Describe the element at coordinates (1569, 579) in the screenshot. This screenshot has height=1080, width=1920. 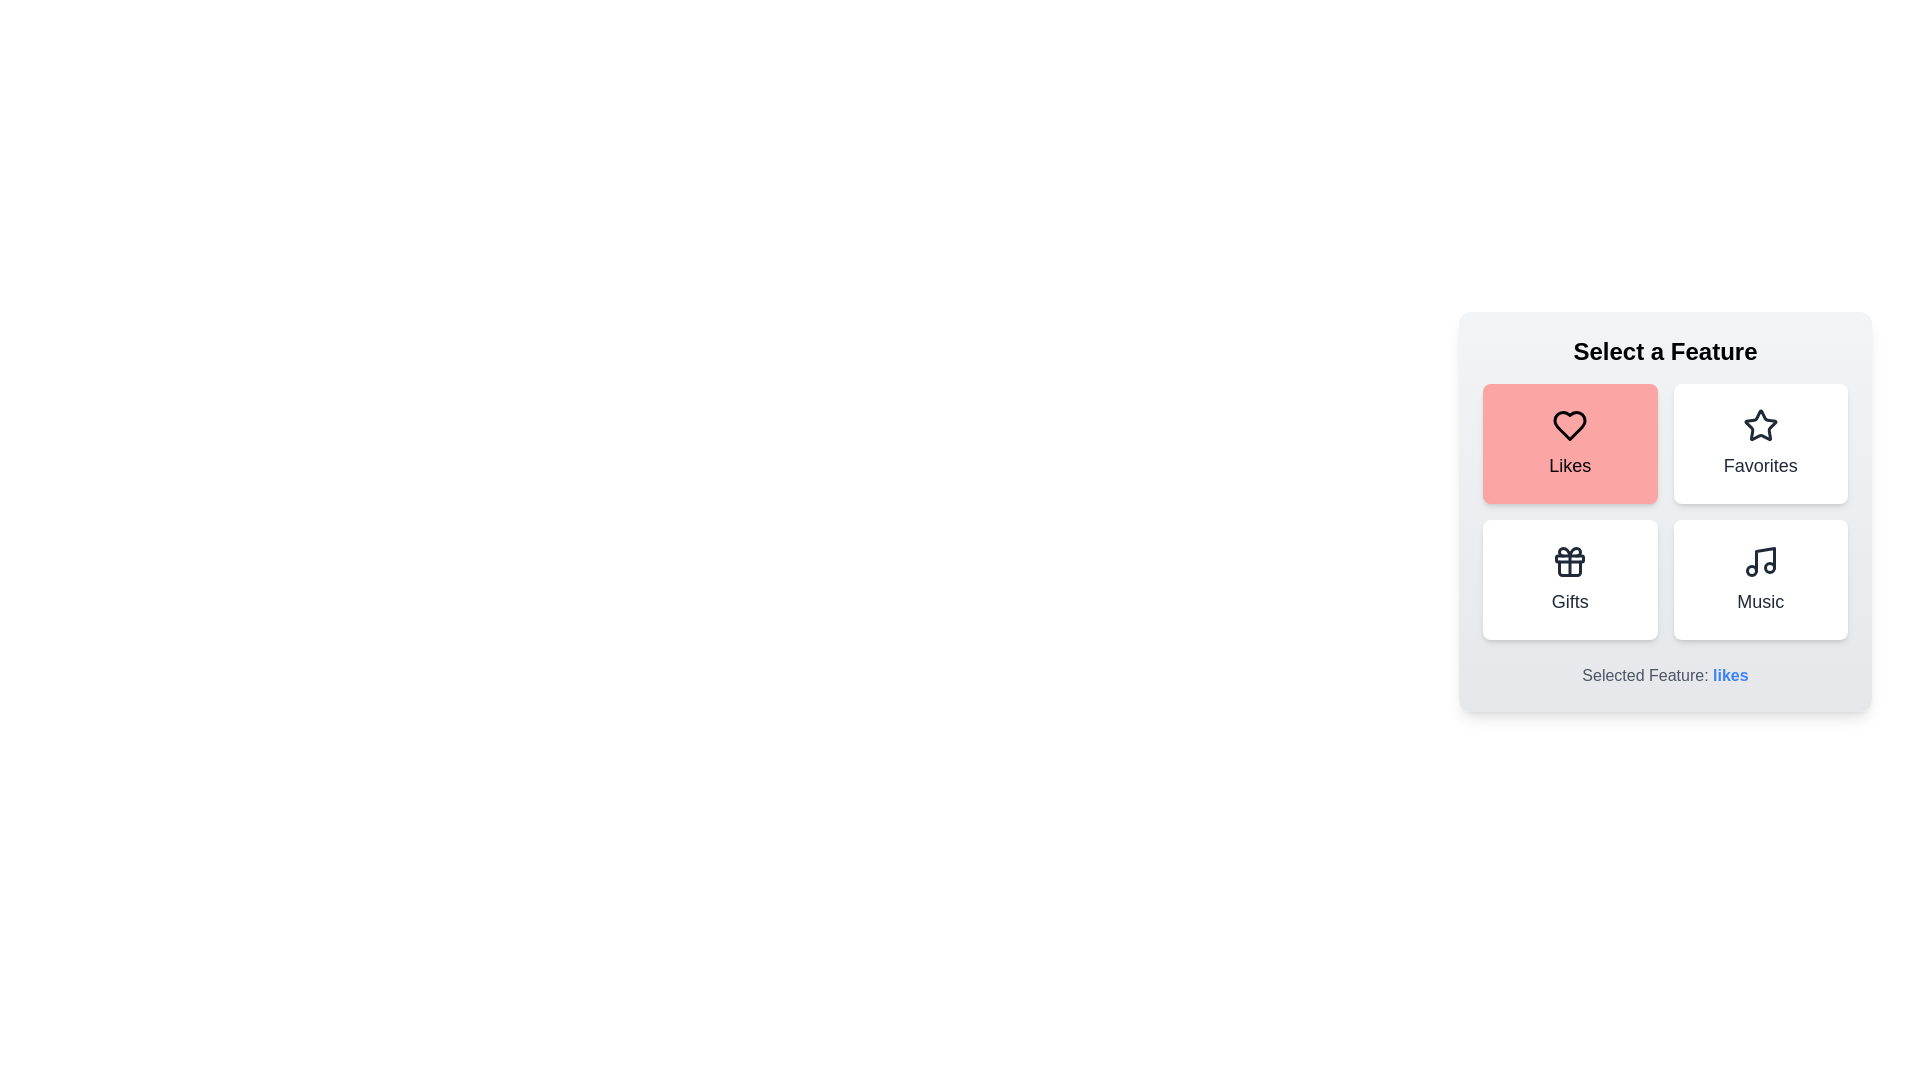
I see `the Gifts button to trigger its additional interaction` at that location.